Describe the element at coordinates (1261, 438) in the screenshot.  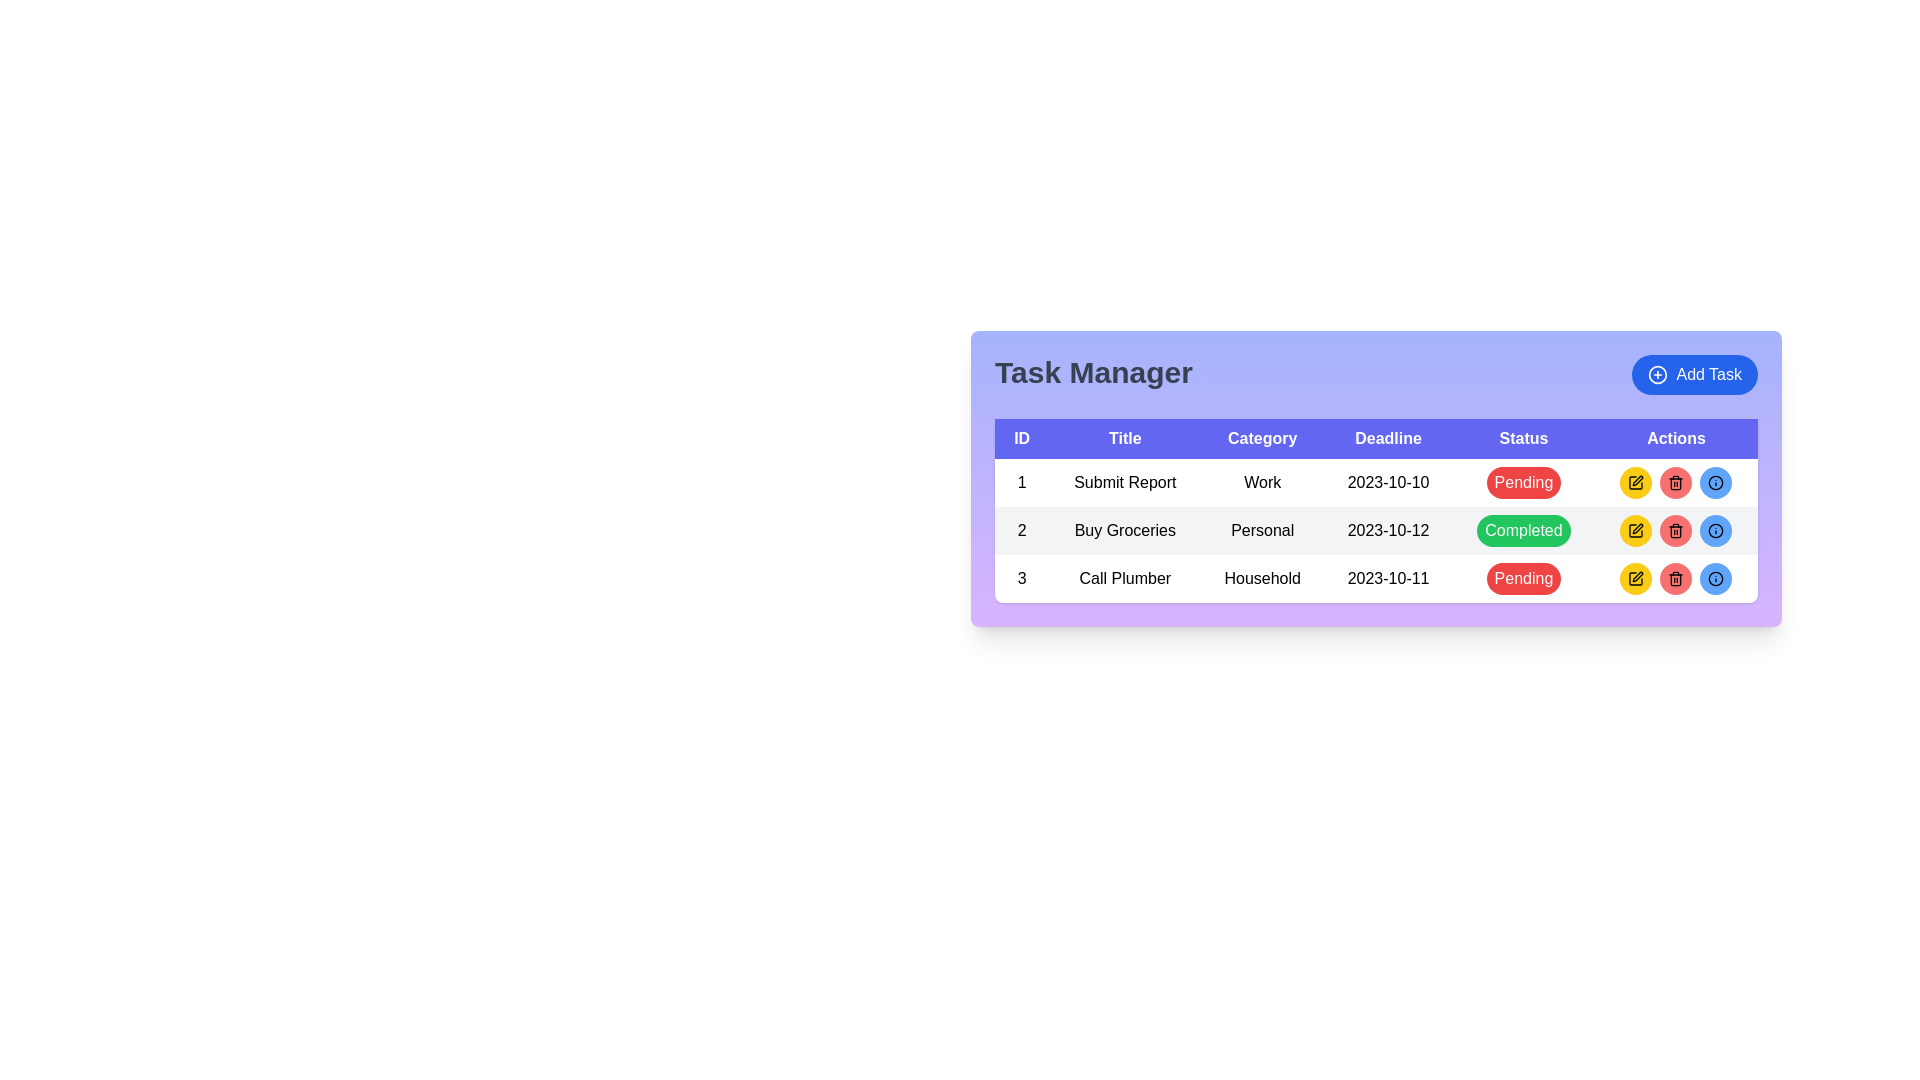
I see `the header label indicating the category attribute in the third position of the table's header` at that location.